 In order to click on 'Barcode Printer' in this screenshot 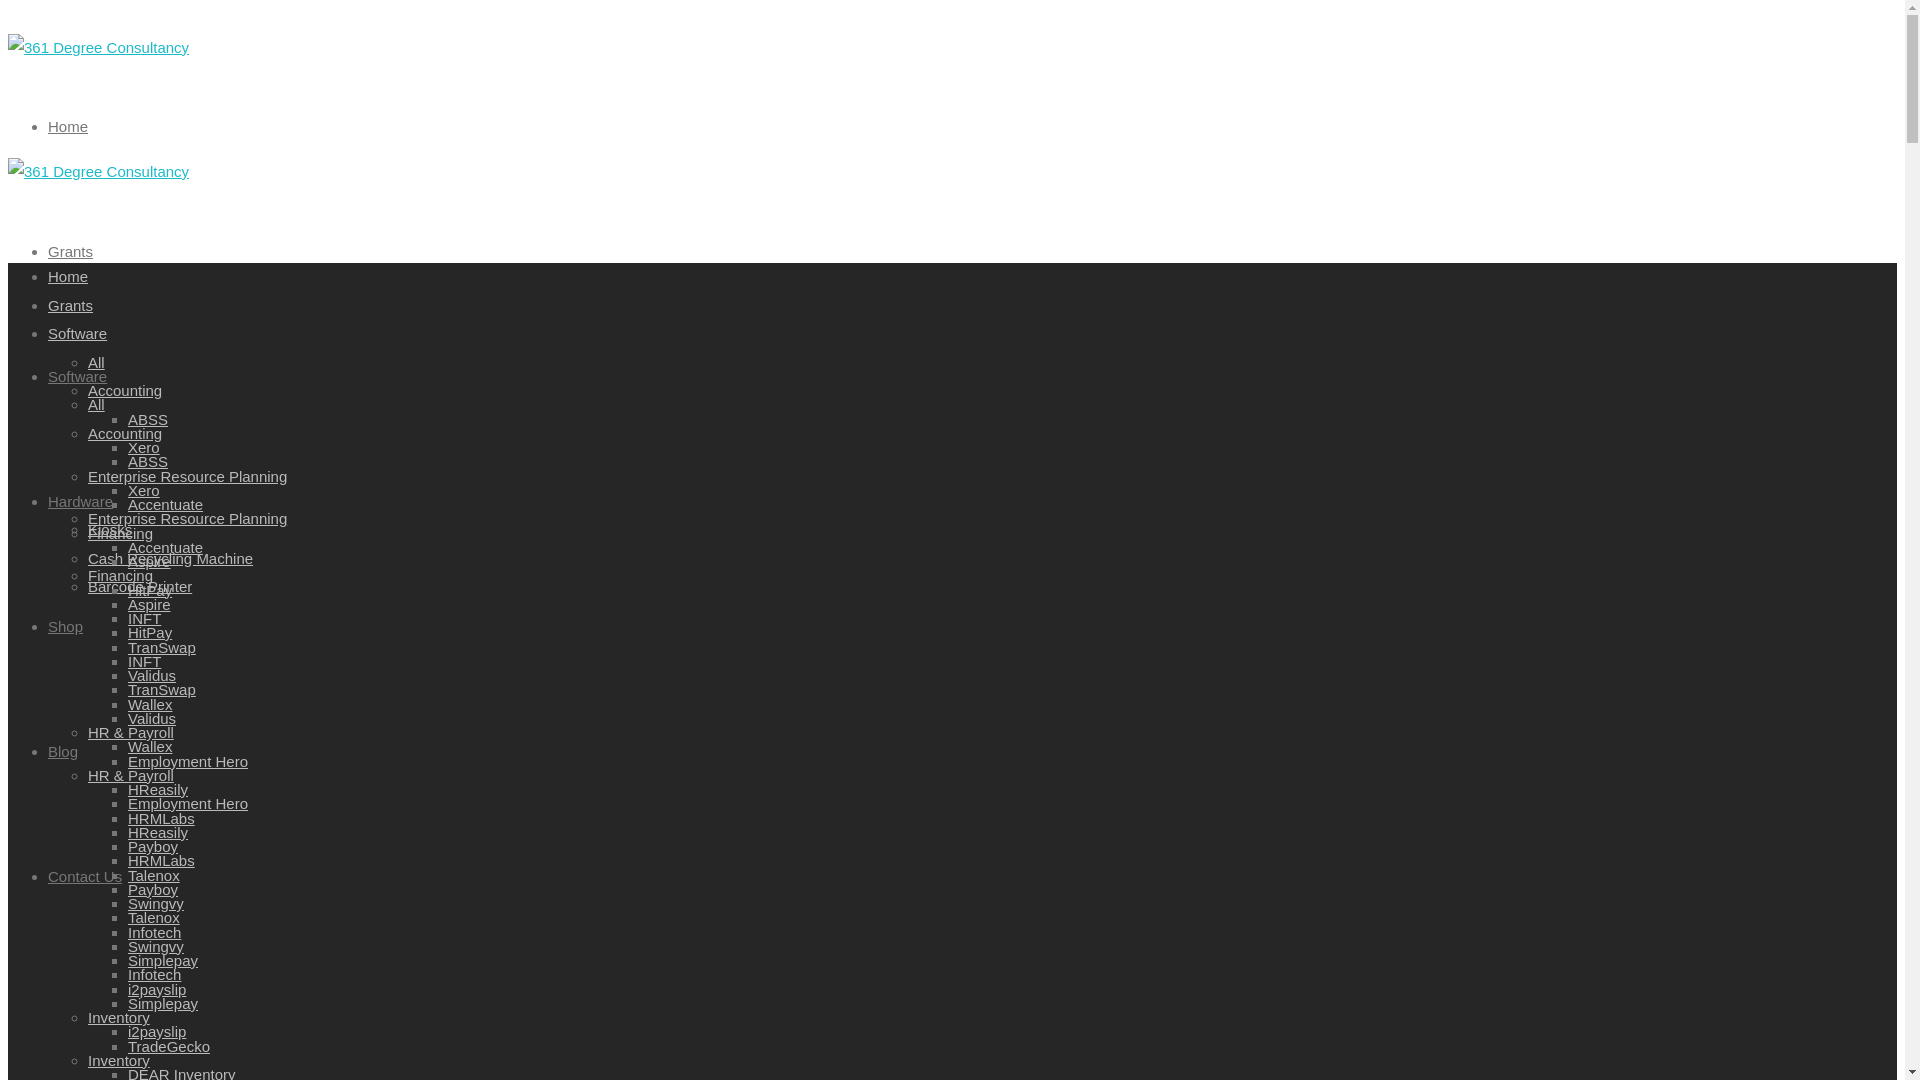, I will do `click(86, 585)`.